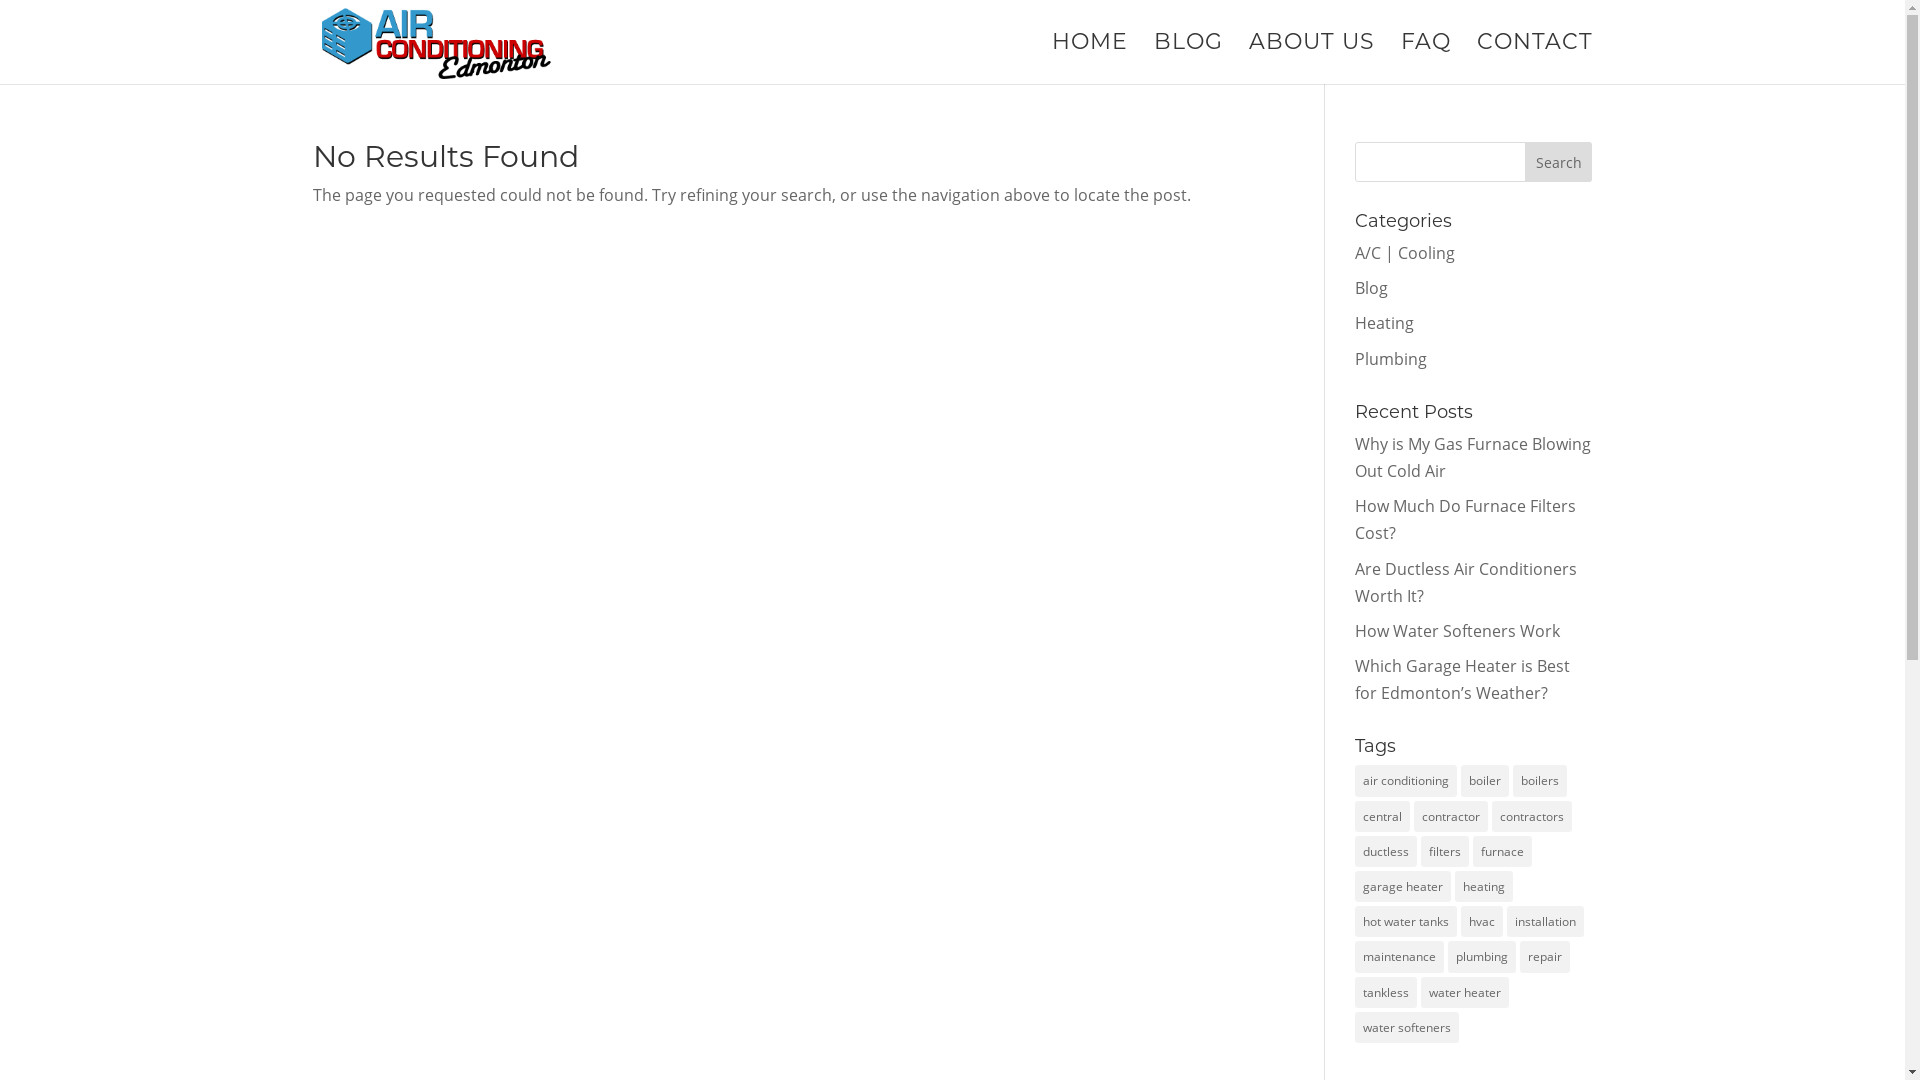  What do you see at coordinates (1401, 885) in the screenshot?
I see `'garage heater'` at bounding box center [1401, 885].